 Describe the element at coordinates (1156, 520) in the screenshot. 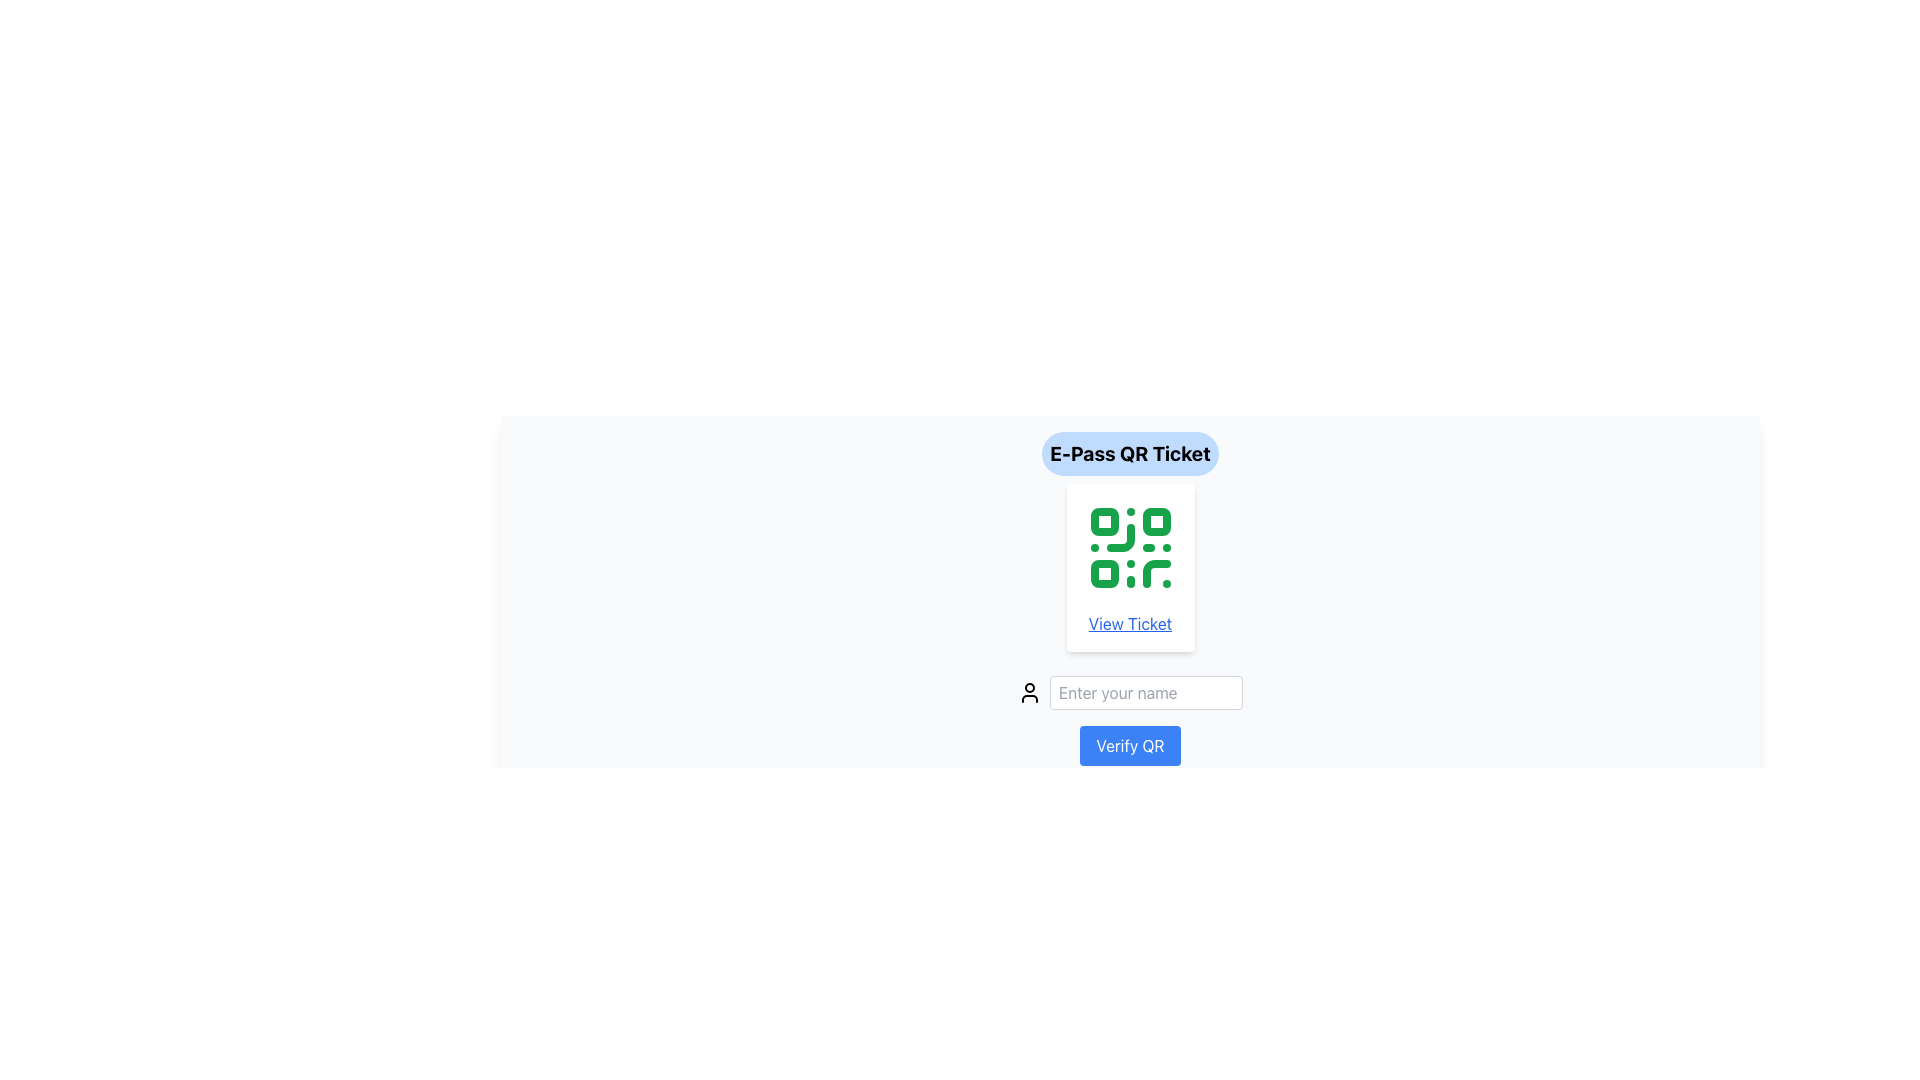

I see `the decorative segment of the QR code design located under the 'E-Pass QR Ticket' label in the top-right area of the main interface` at that location.